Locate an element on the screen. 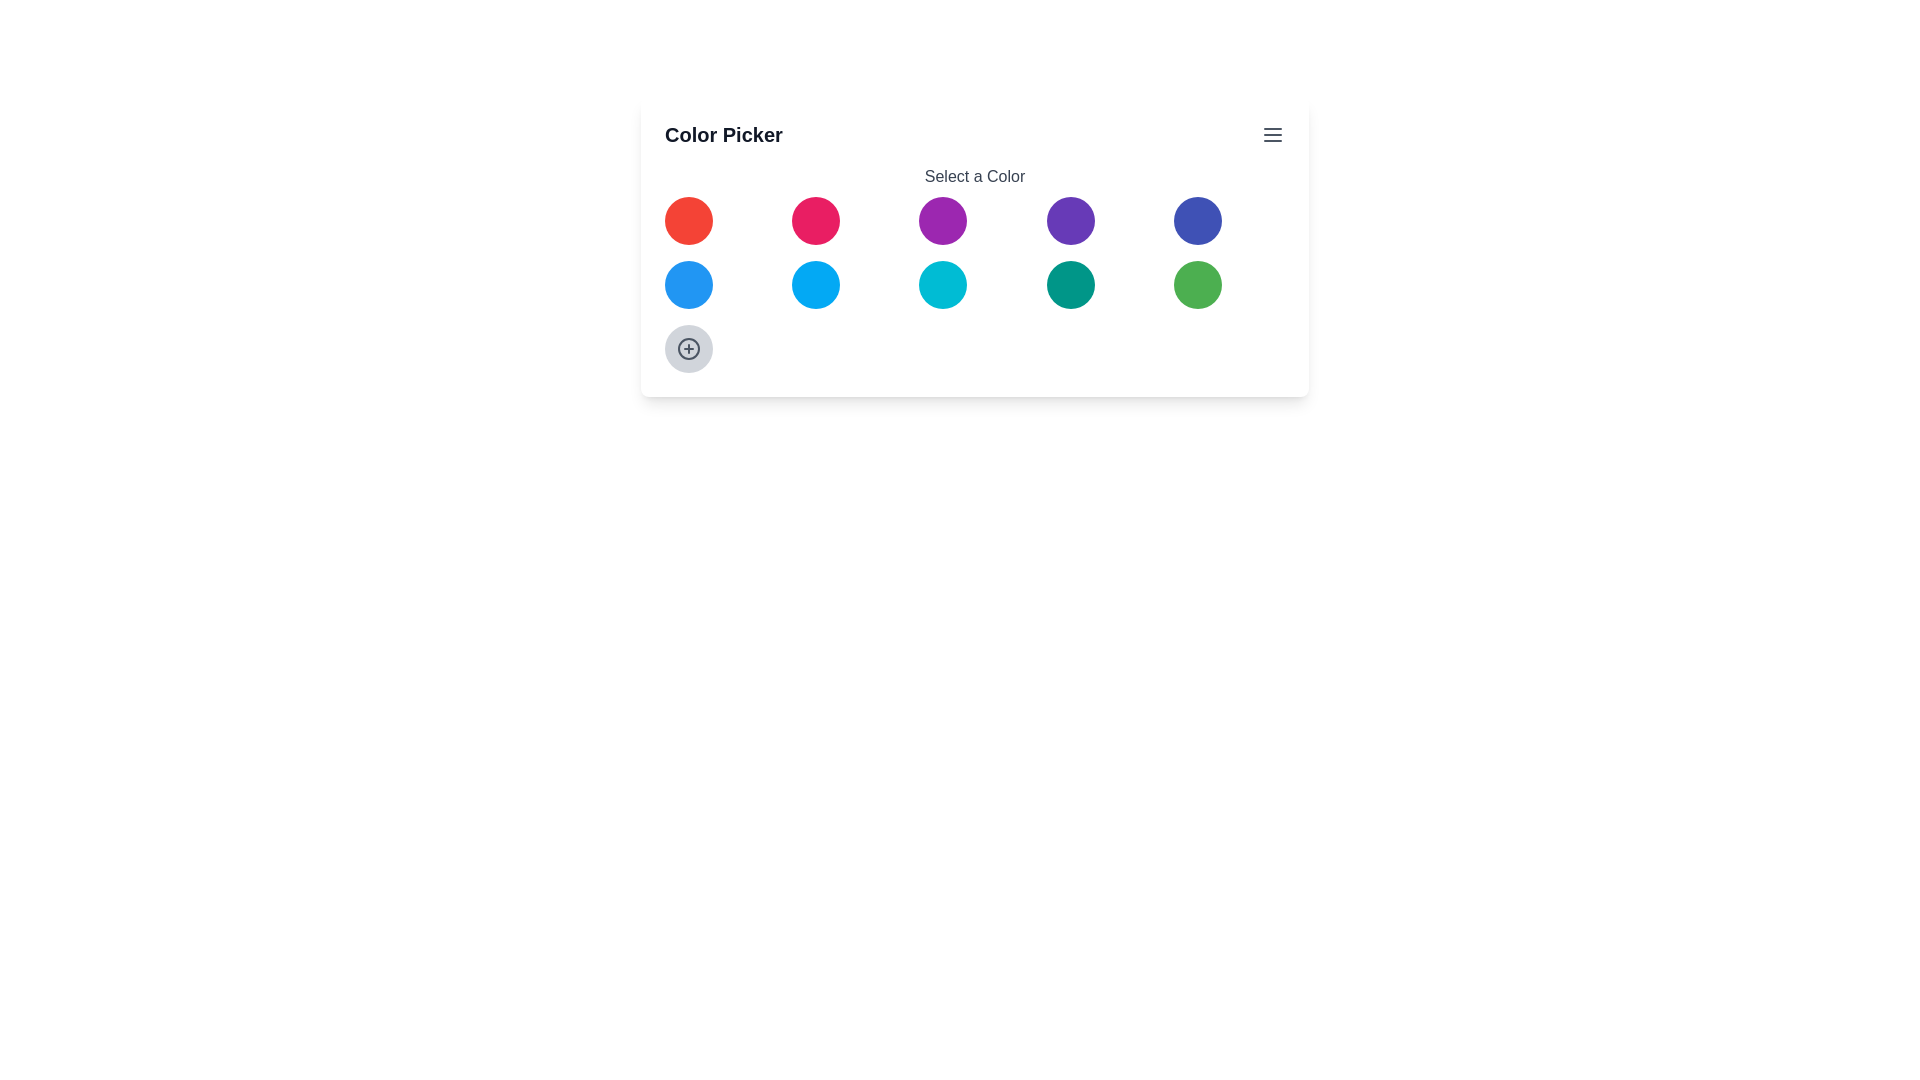 The image size is (1920, 1080). the color circle with color pink is located at coordinates (816, 220).